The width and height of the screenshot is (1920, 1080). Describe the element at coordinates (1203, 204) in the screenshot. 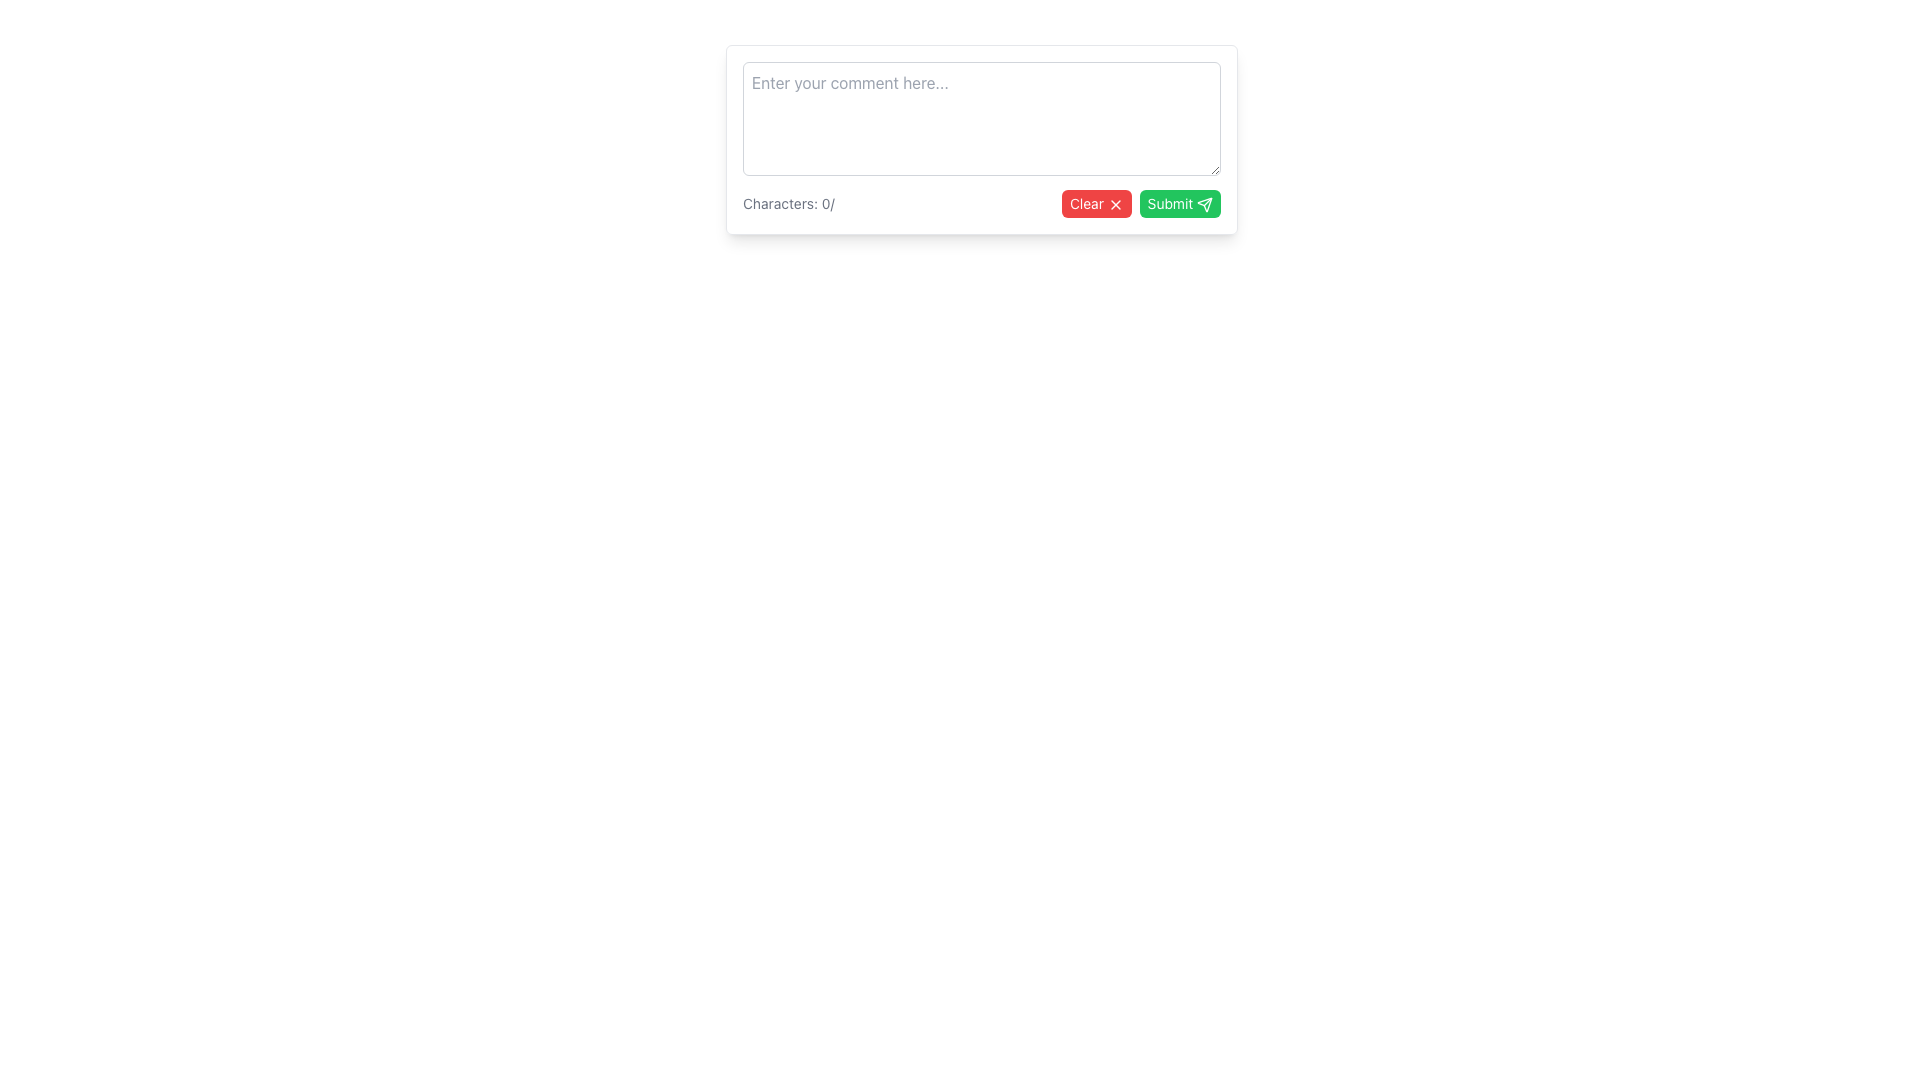

I see `the 'Send' icon located within the 'Submit' button, which is aligned to the right of the 'Submit' text label` at that location.